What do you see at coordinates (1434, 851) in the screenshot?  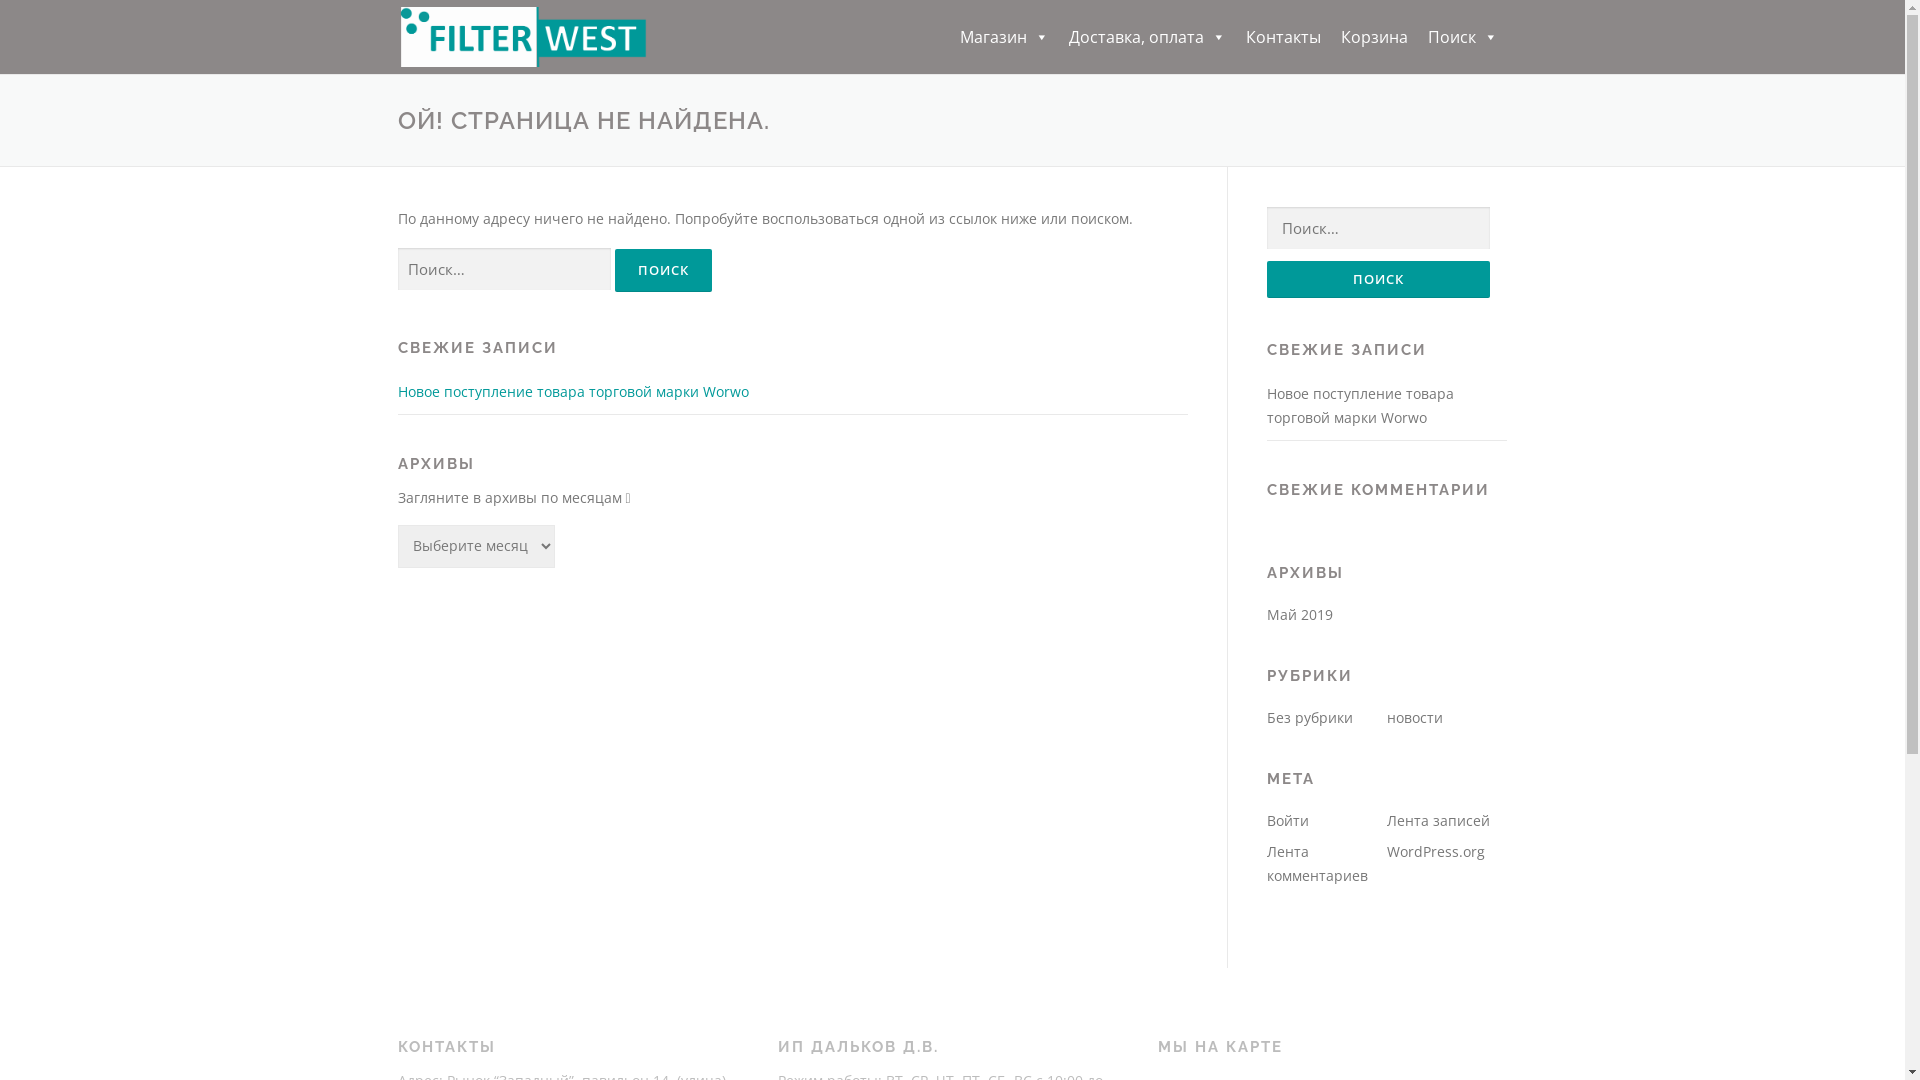 I see `'WordPress.org'` at bounding box center [1434, 851].